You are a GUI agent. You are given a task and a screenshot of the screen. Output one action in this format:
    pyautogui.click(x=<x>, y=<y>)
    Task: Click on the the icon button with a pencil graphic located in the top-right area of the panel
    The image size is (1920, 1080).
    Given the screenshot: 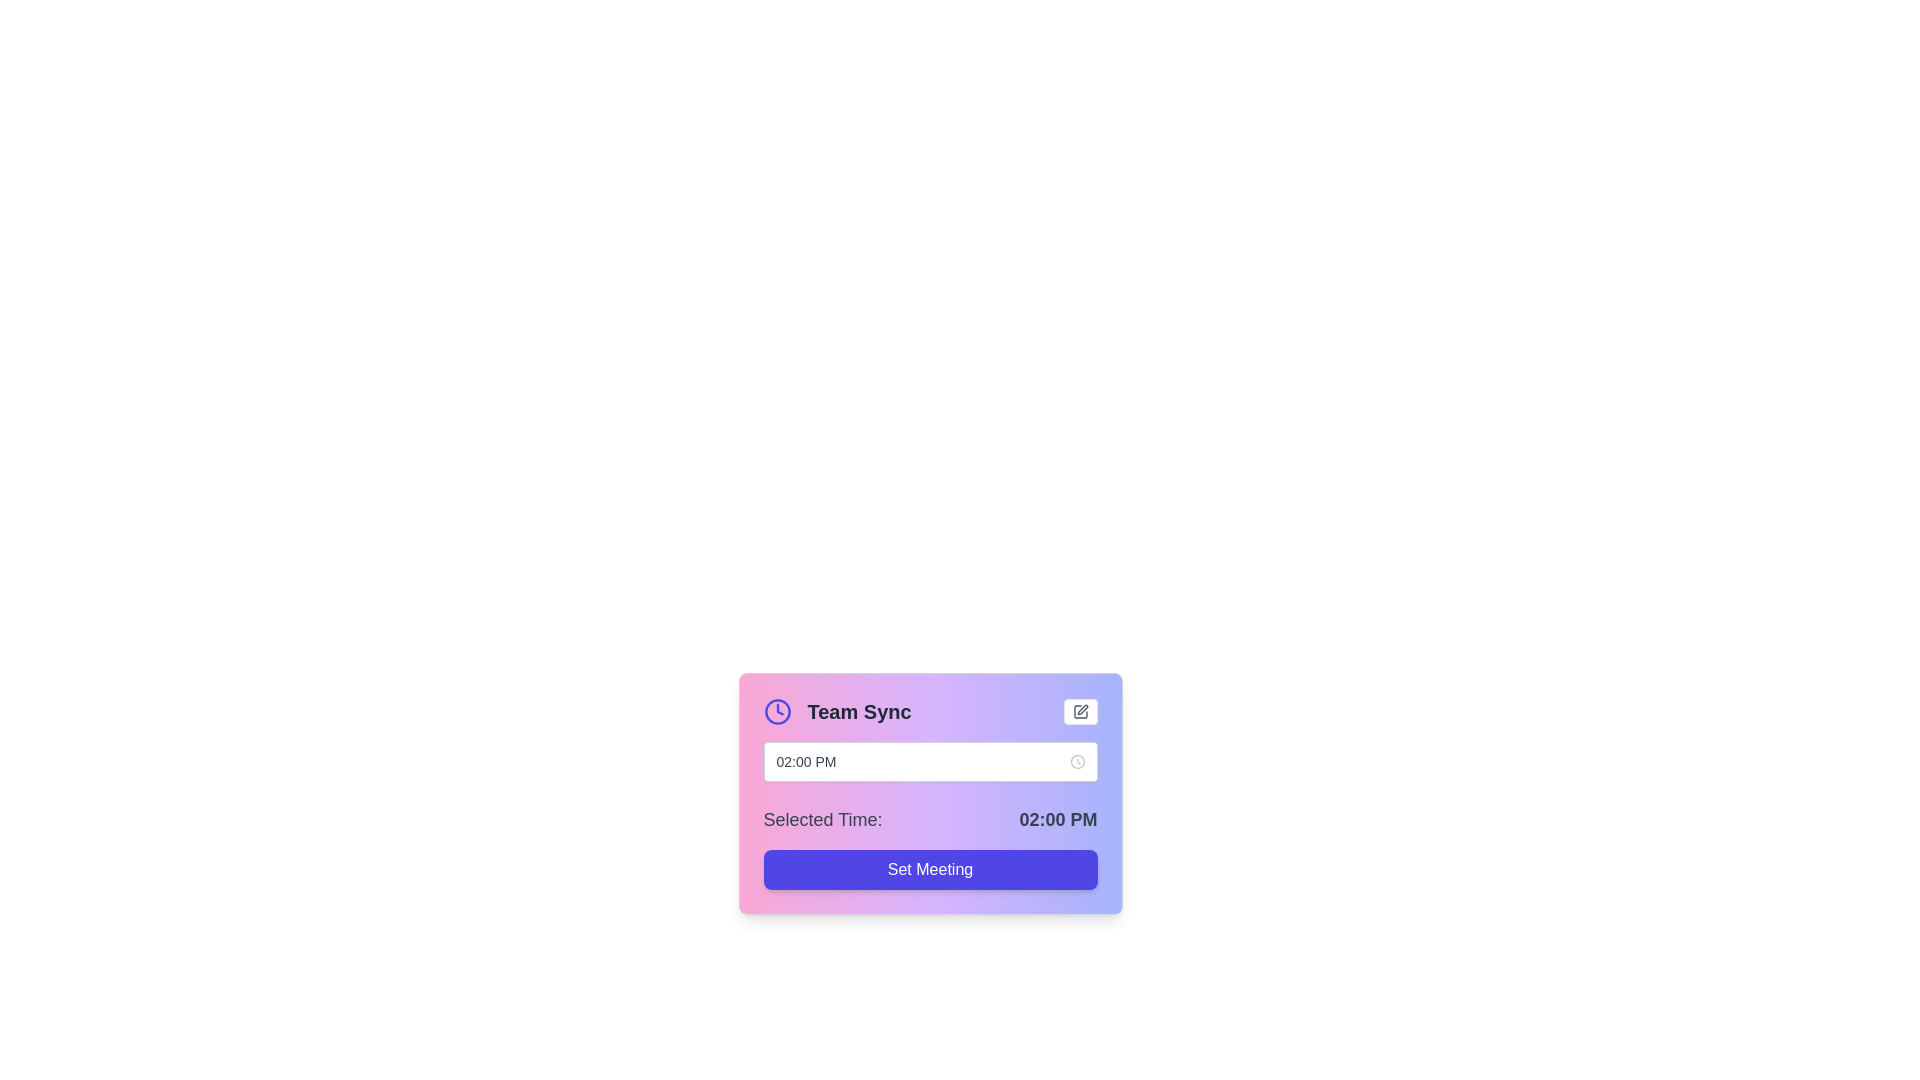 What is the action you would take?
    pyautogui.click(x=1079, y=711)
    